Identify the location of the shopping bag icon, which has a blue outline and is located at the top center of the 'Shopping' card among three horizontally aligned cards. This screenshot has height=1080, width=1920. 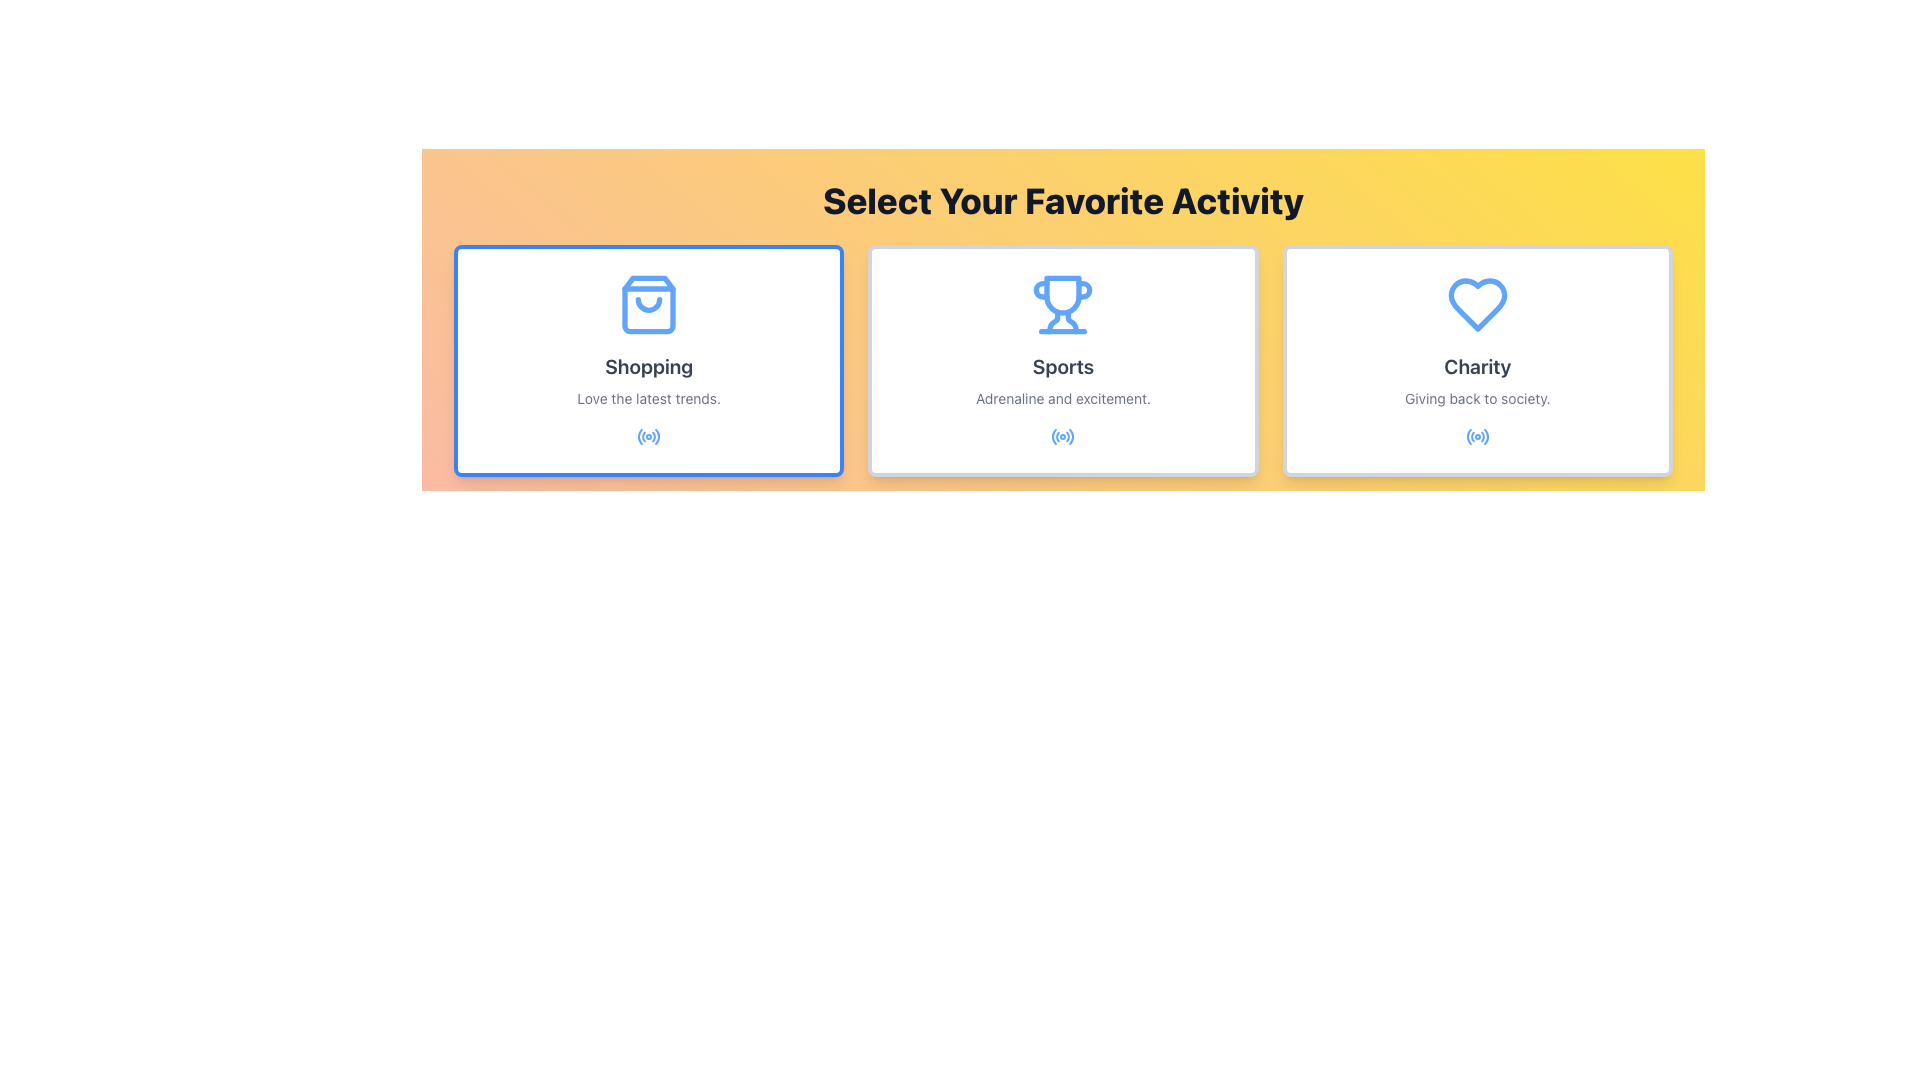
(649, 304).